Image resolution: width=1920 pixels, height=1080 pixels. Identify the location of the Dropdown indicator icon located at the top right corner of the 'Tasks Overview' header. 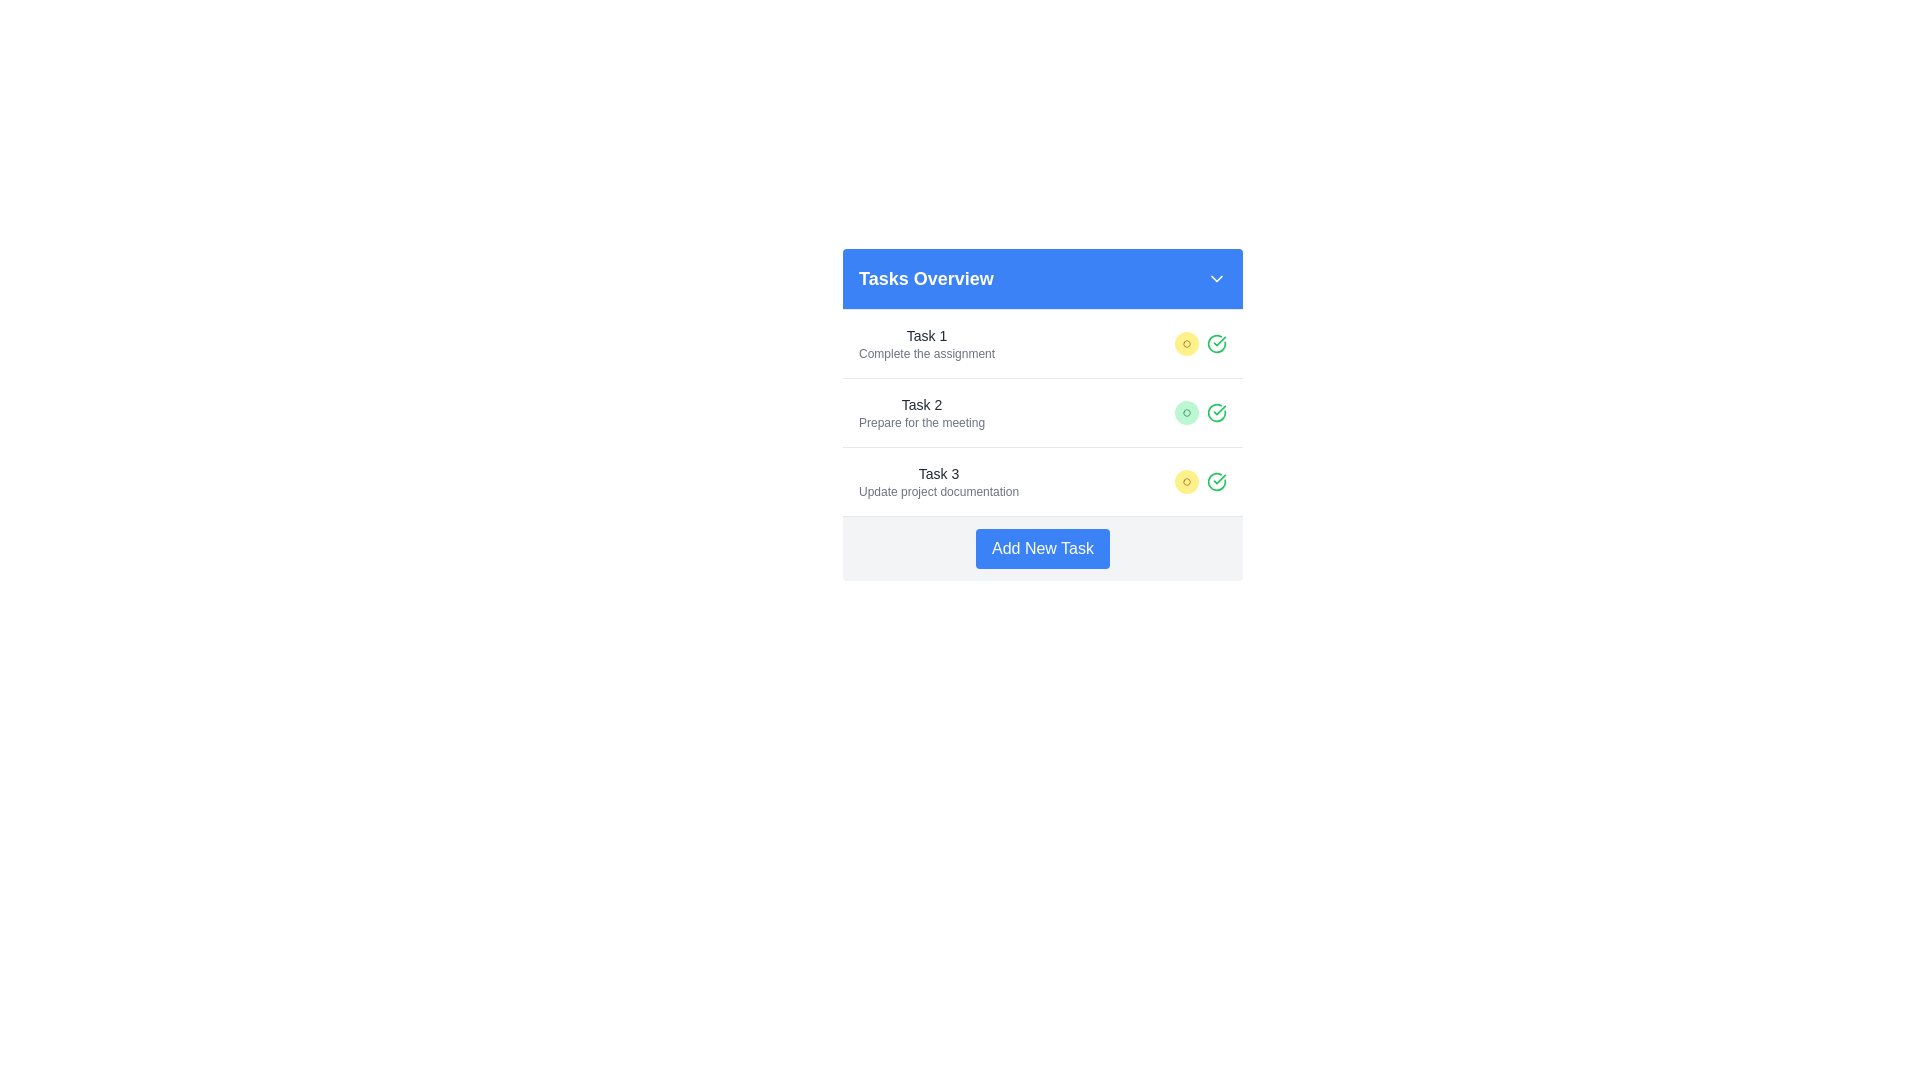
(1216, 278).